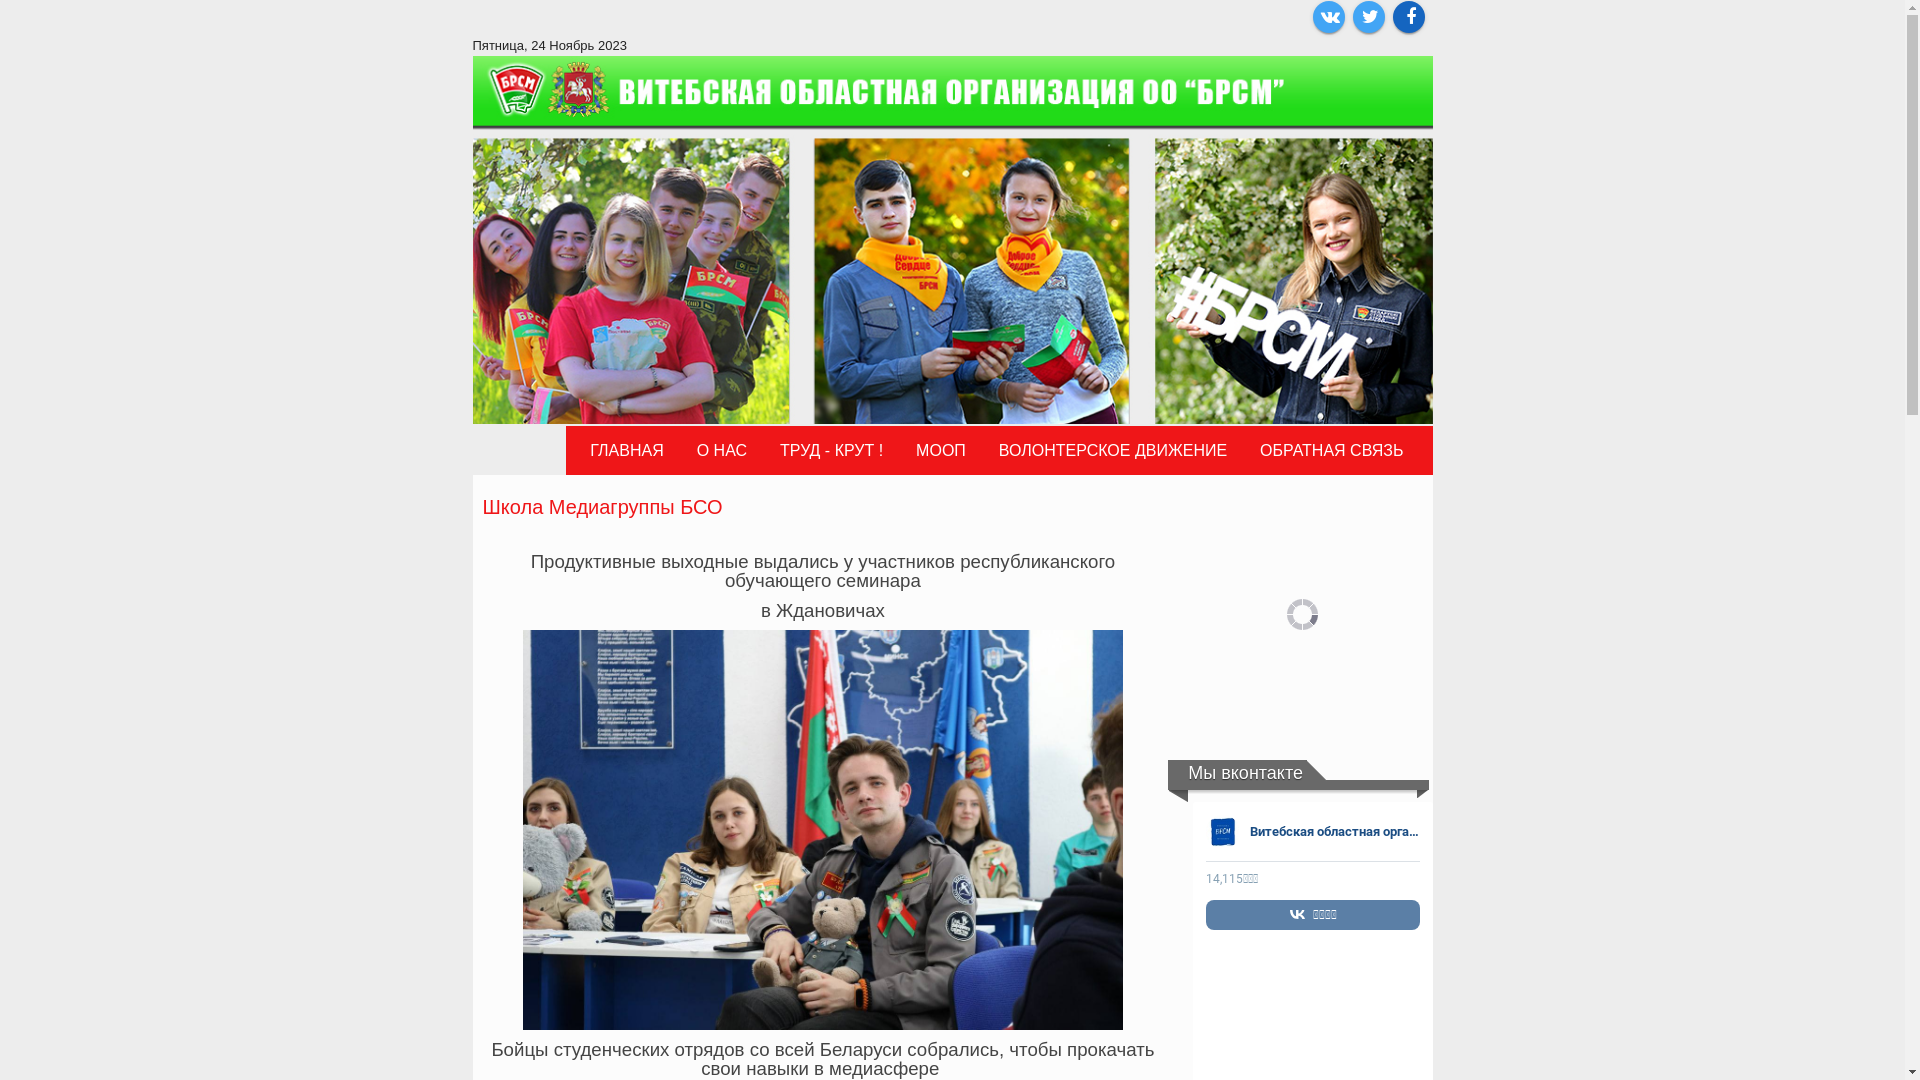  Describe the element at coordinates (1391, 16) in the screenshot. I see `'Facebook'` at that location.